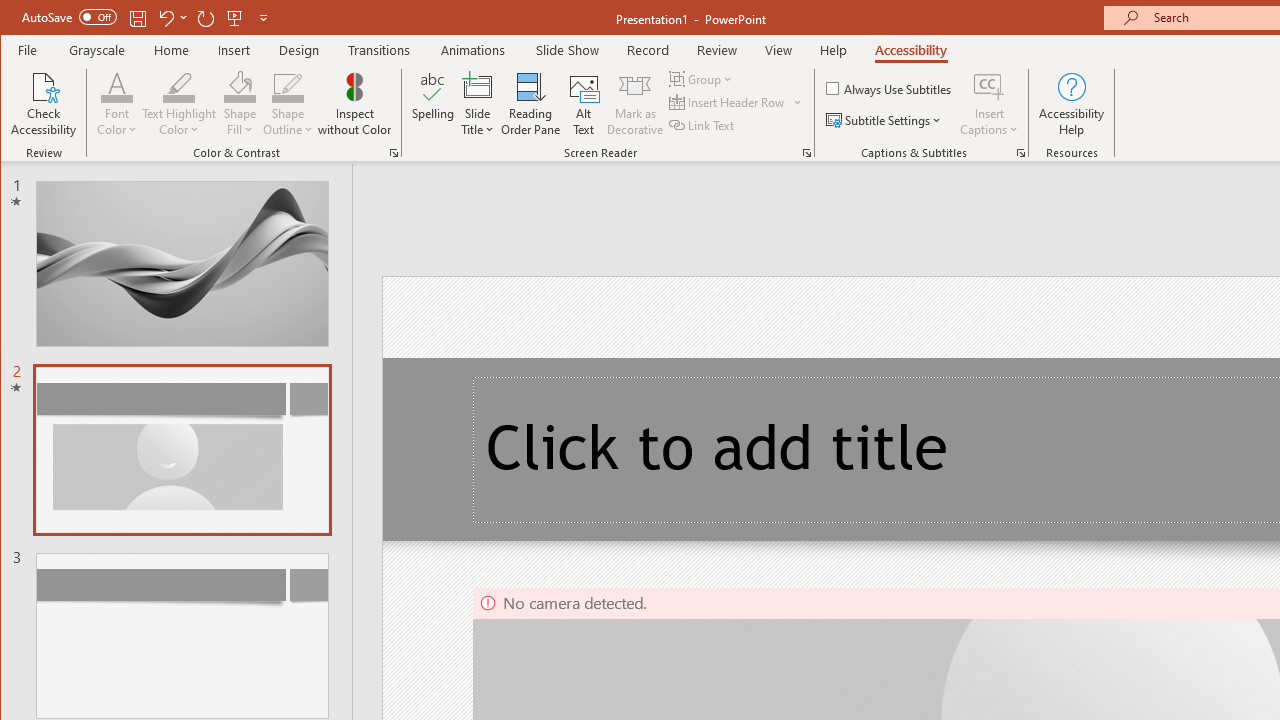 This screenshot has width=1280, height=720. What do you see at coordinates (287, 85) in the screenshot?
I see `'Shape Outline Blue, Accent 1'` at bounding box center [287, 85].